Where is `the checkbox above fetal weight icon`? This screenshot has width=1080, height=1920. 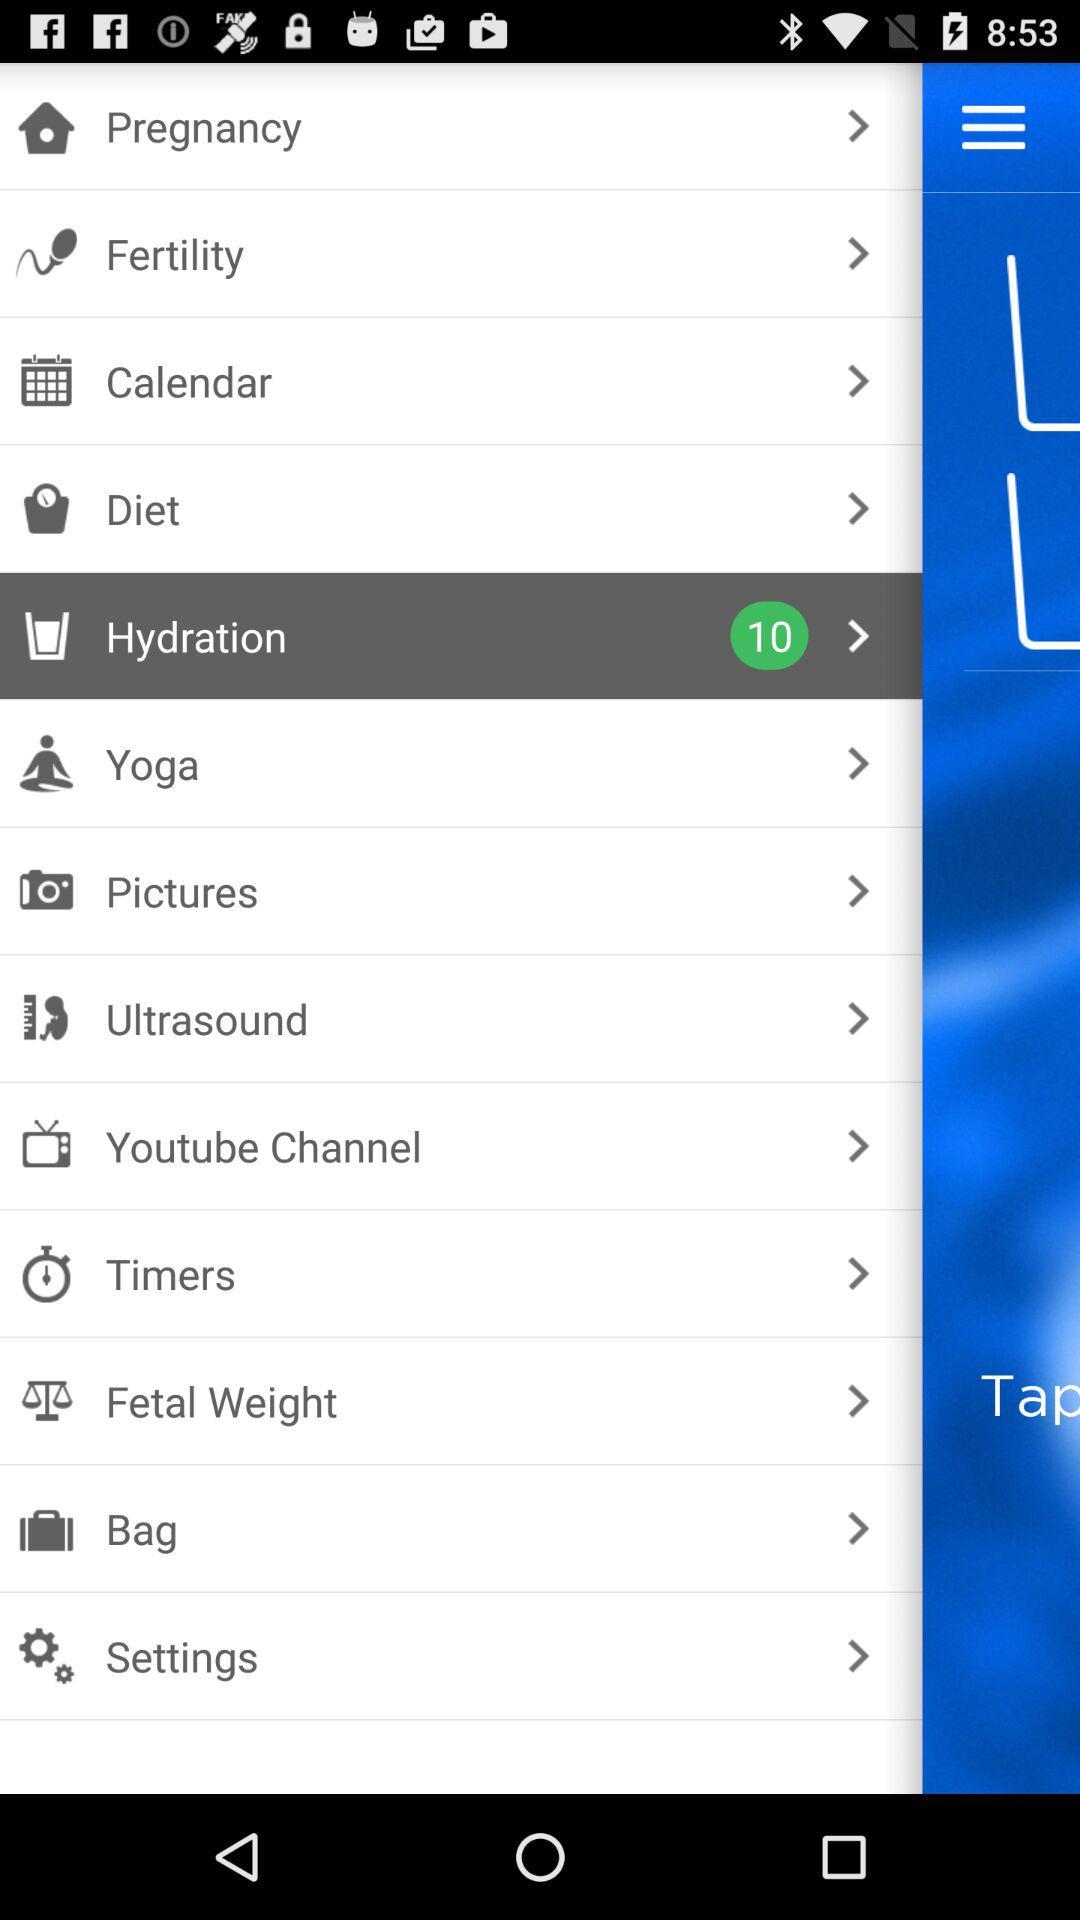 the checkbox above fetal weight icon is located at coordinates (457, 1272).